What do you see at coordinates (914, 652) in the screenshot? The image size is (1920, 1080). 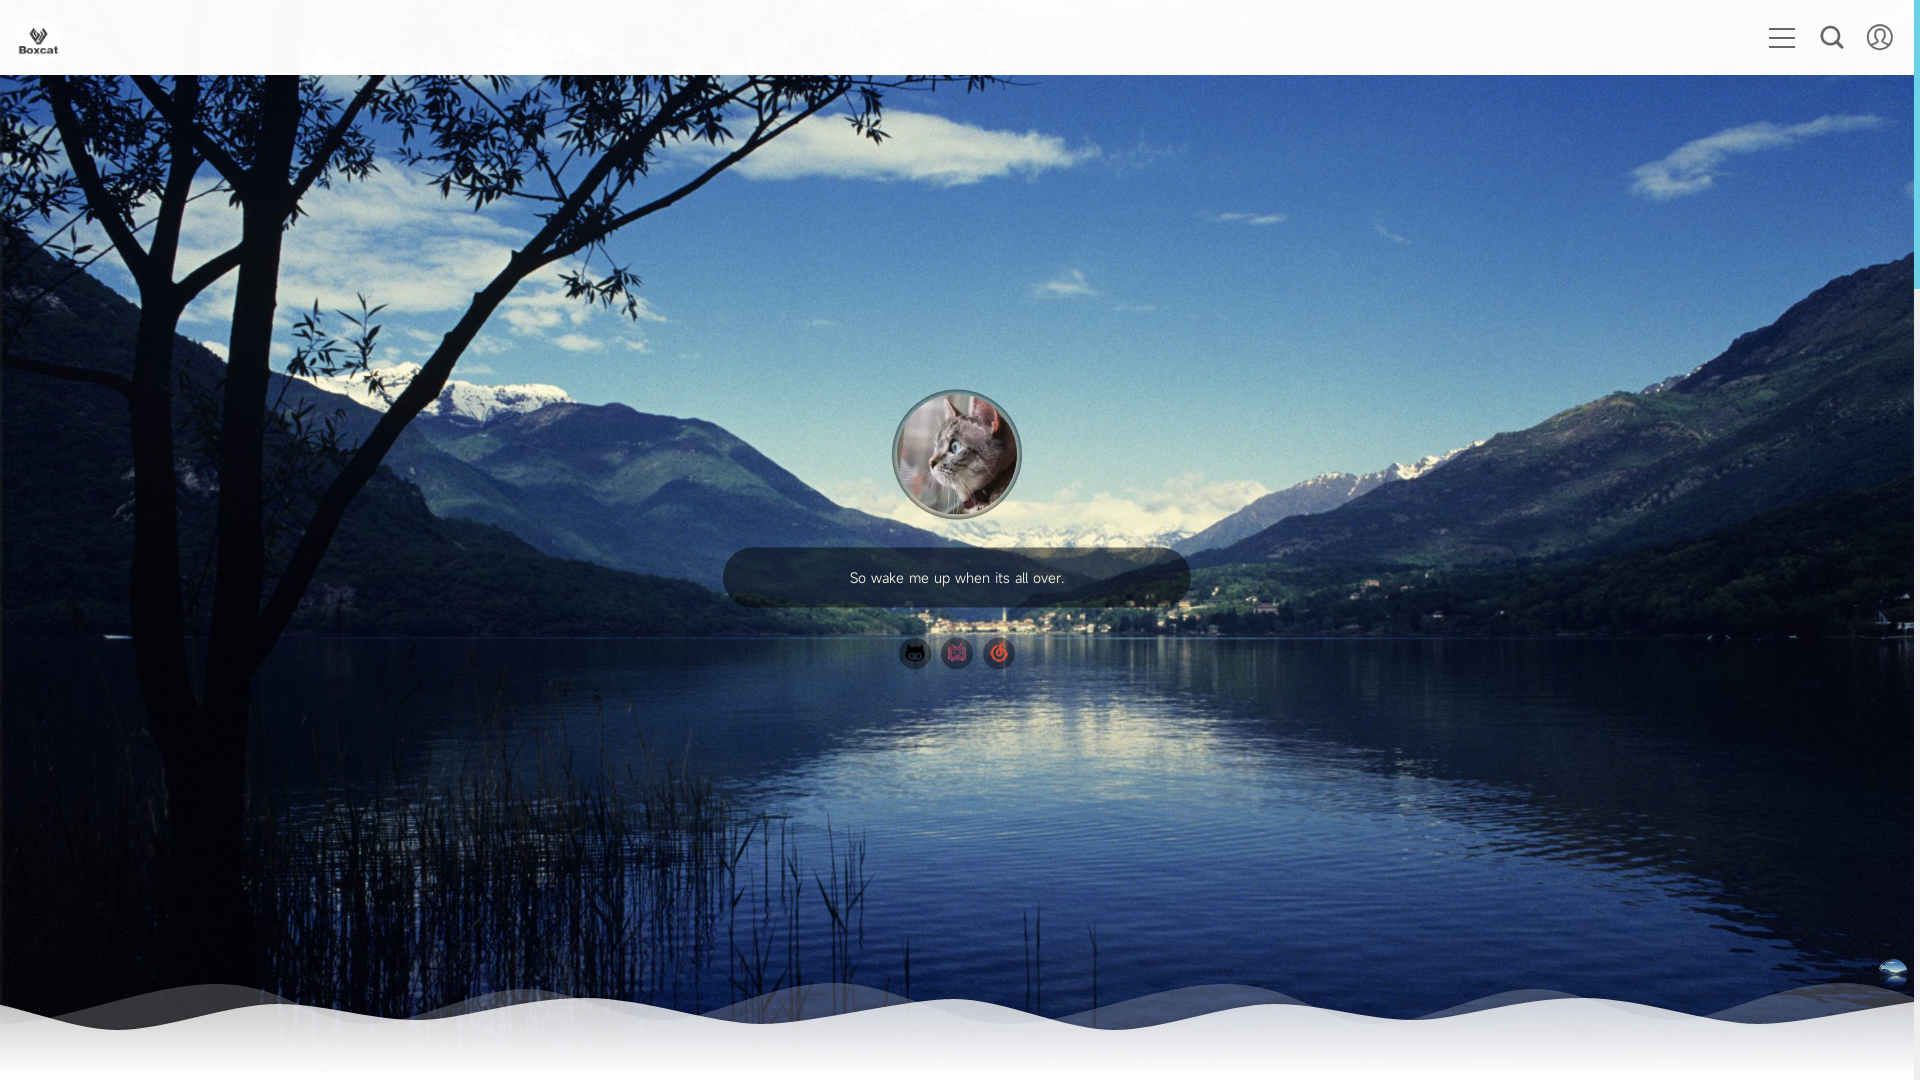 I see `'github'` at bounding box center [914, 652].